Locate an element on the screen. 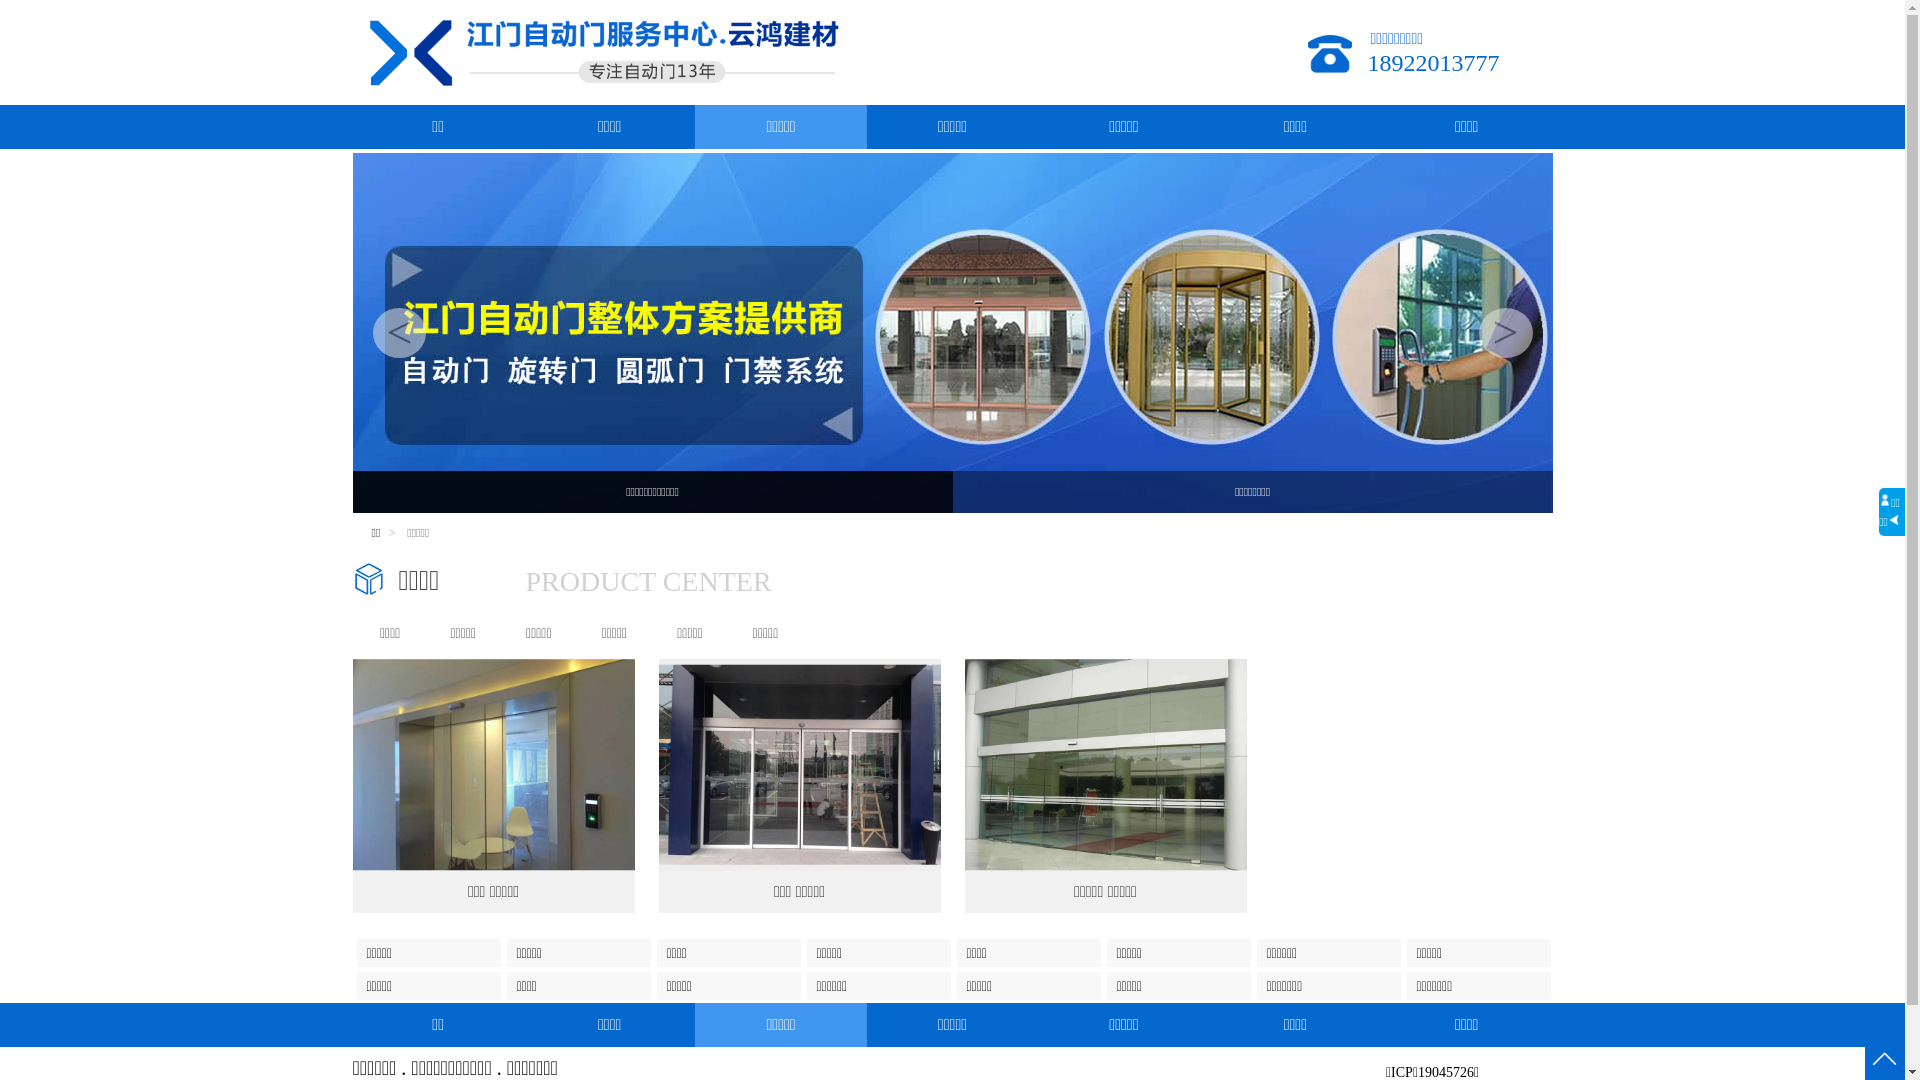  '<' is located at coordinates (398, 331).